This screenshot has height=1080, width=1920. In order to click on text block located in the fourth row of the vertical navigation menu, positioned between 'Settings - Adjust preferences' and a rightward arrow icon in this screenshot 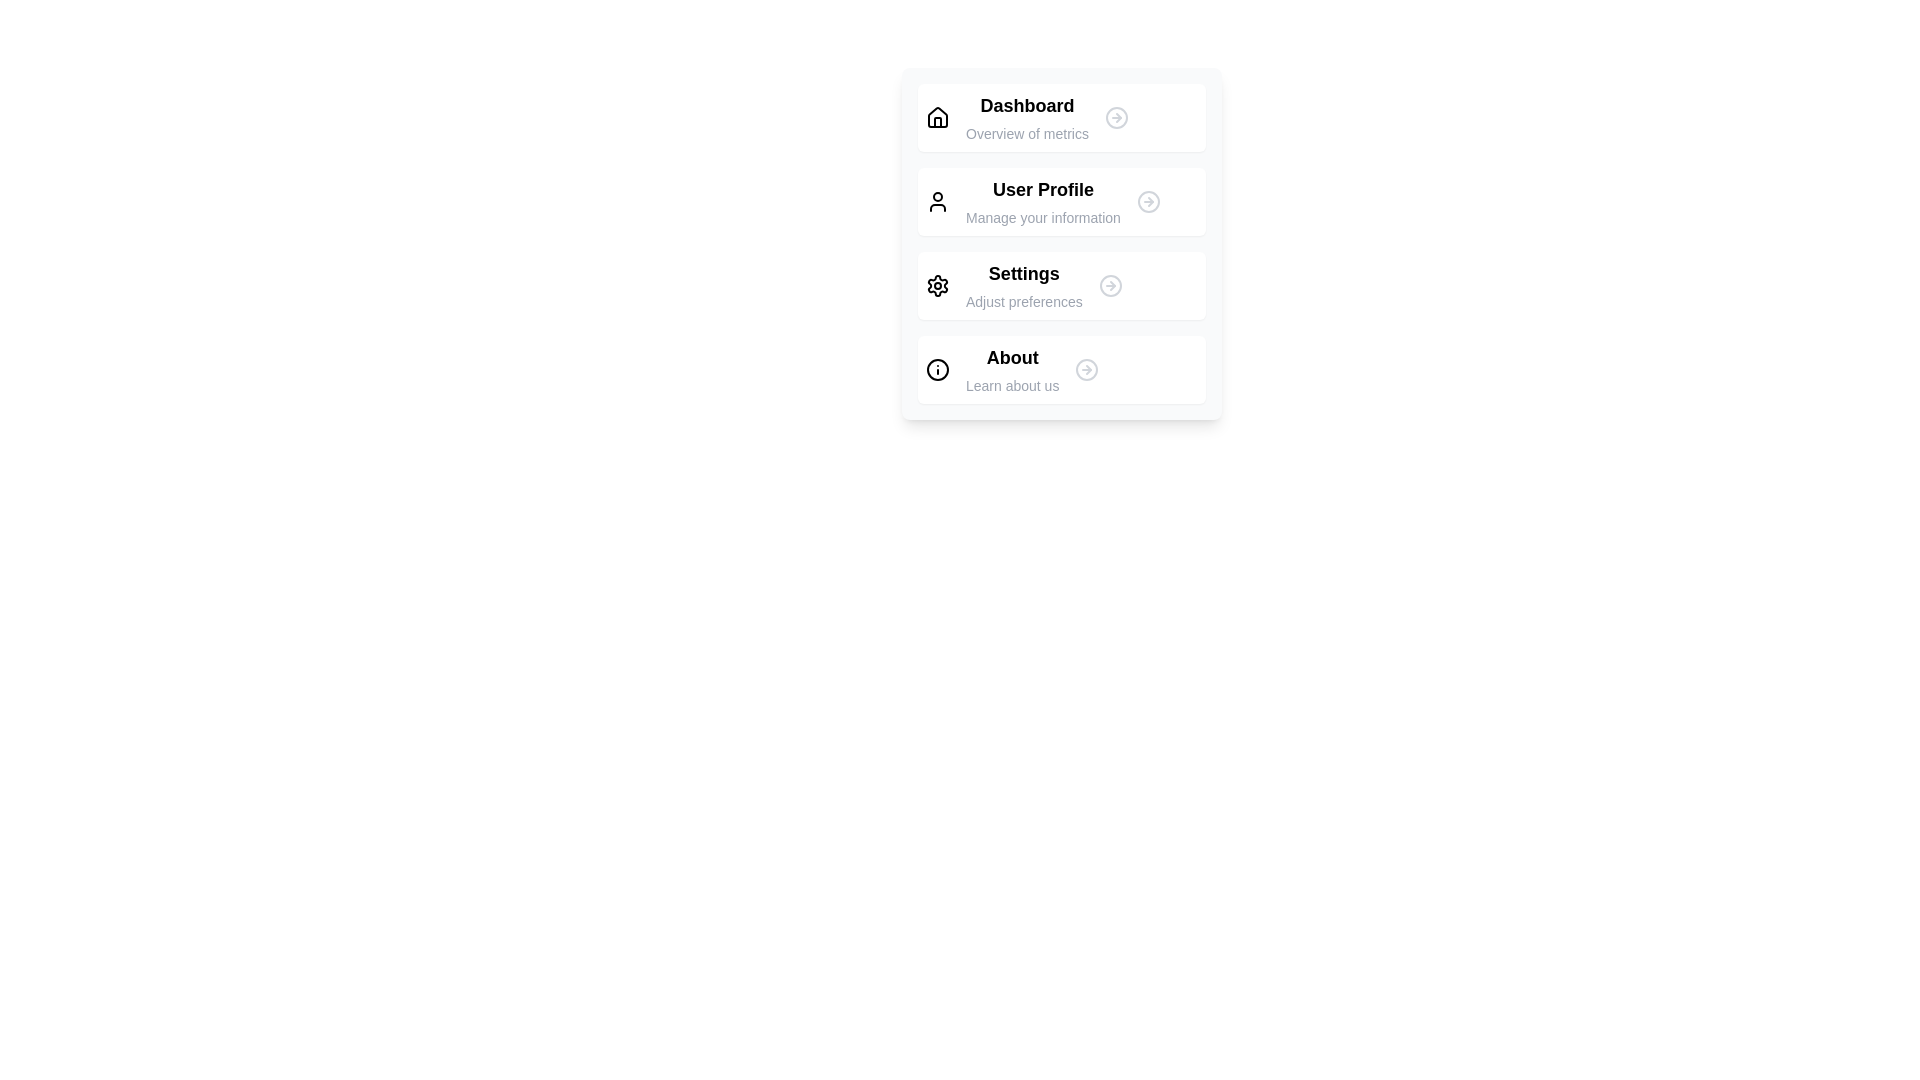, I will do `click(1012, 370)`.